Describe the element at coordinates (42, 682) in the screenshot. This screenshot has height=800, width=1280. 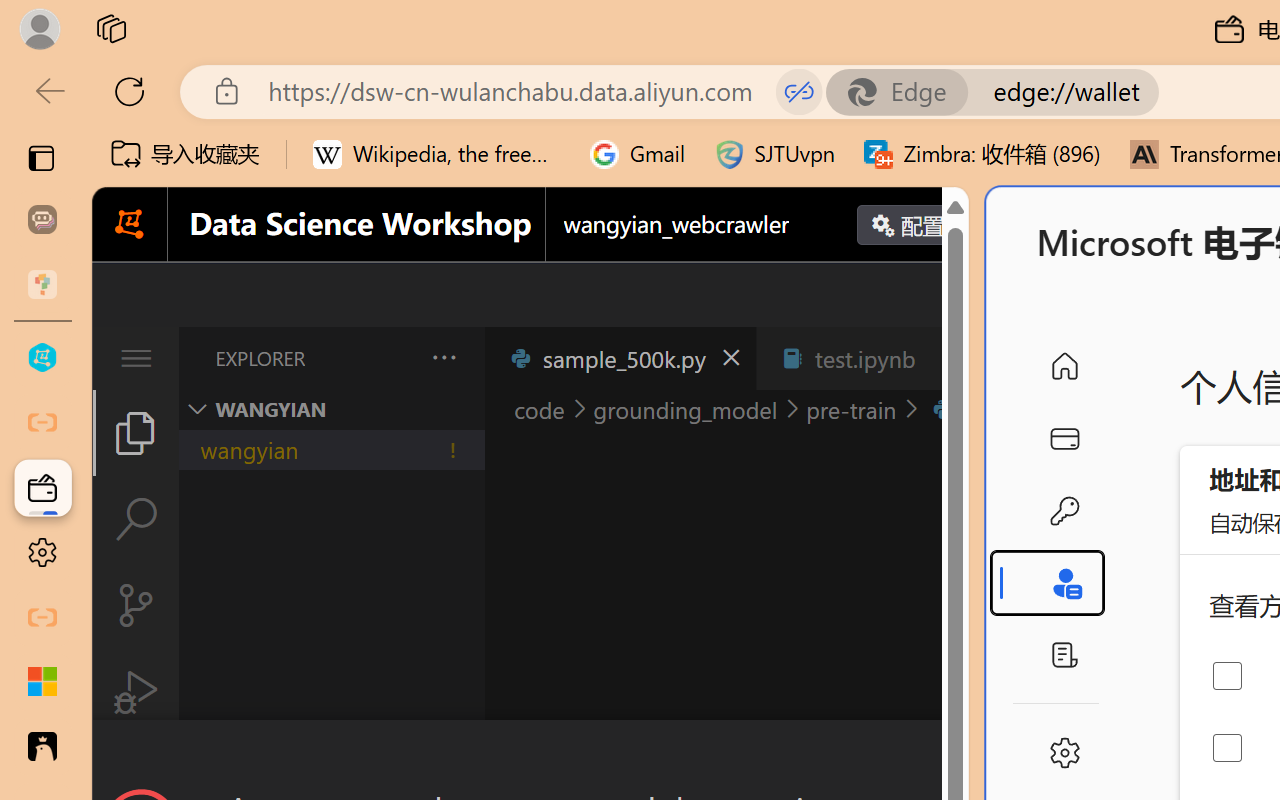
I see `'Microsoft security help and learning'` at that location.